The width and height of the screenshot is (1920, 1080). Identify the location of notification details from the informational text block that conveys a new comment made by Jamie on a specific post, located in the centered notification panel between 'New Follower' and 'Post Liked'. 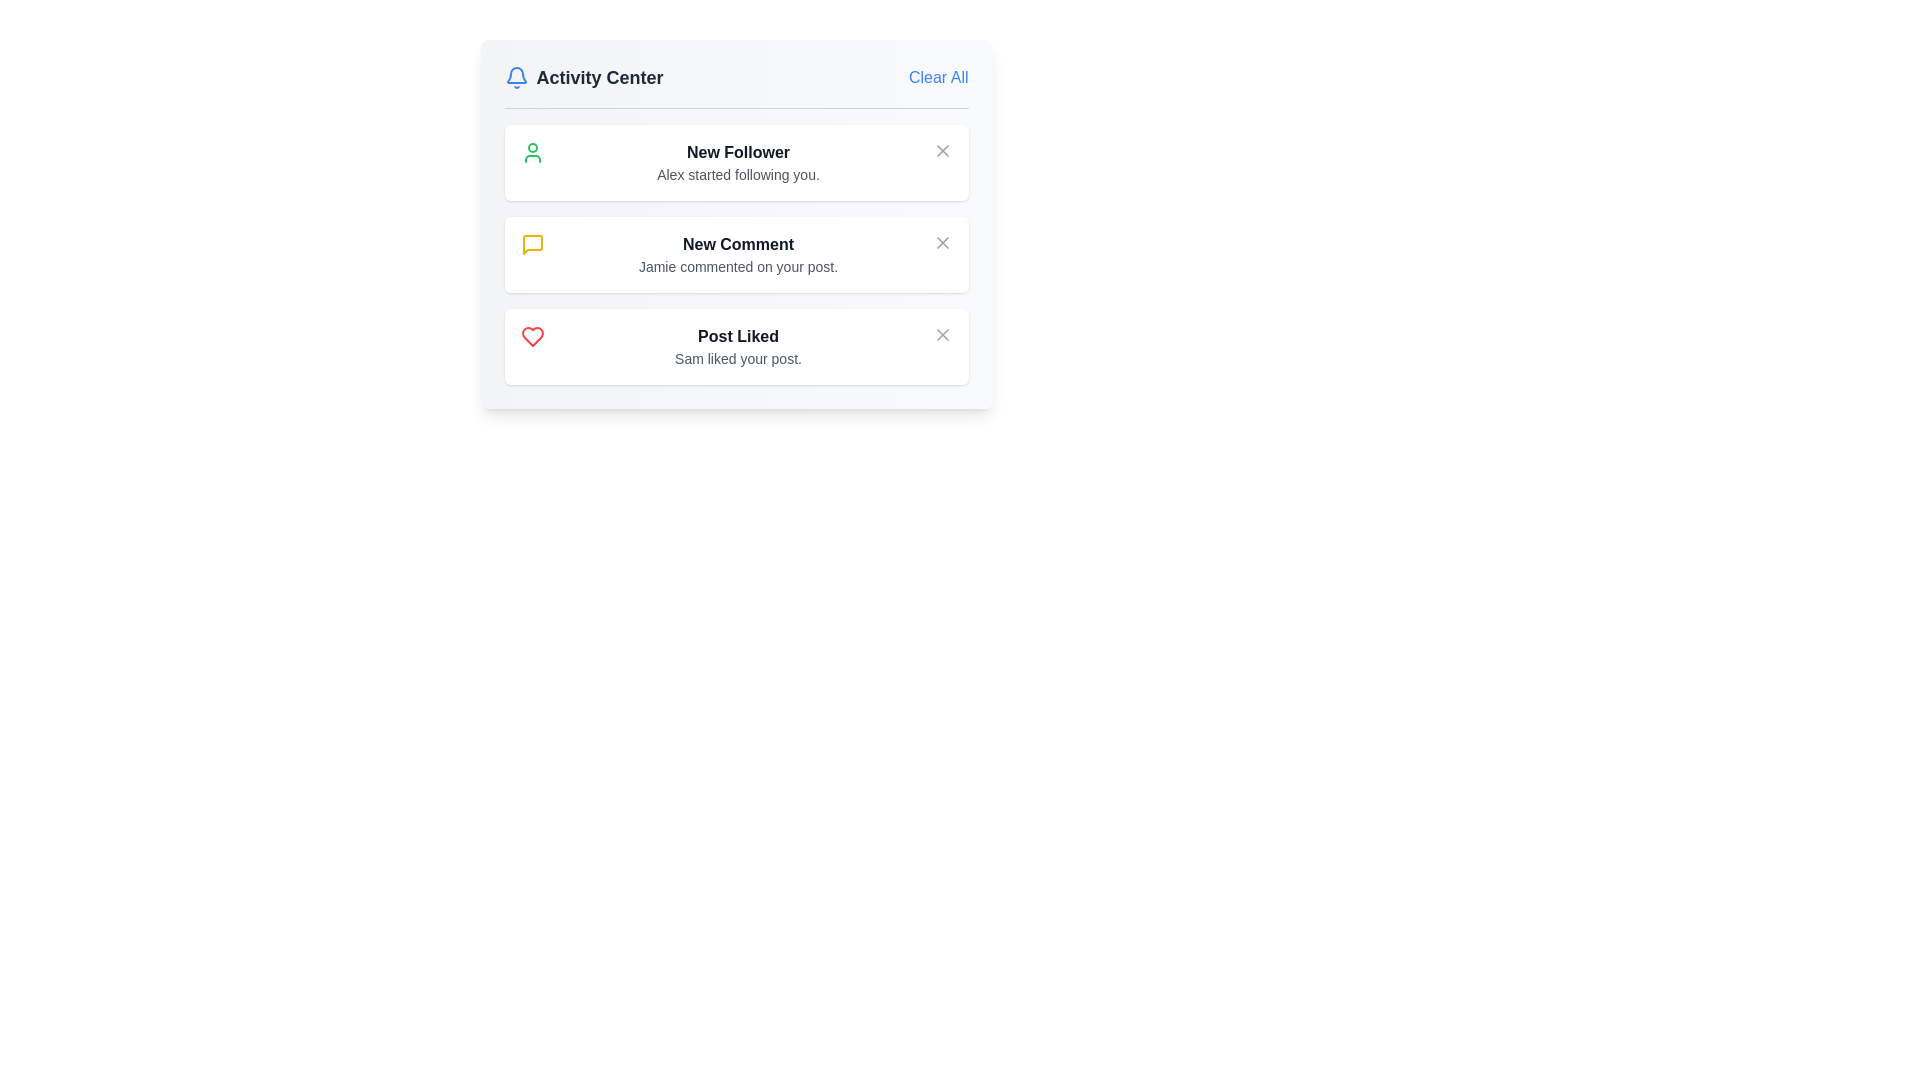
(737, 253).